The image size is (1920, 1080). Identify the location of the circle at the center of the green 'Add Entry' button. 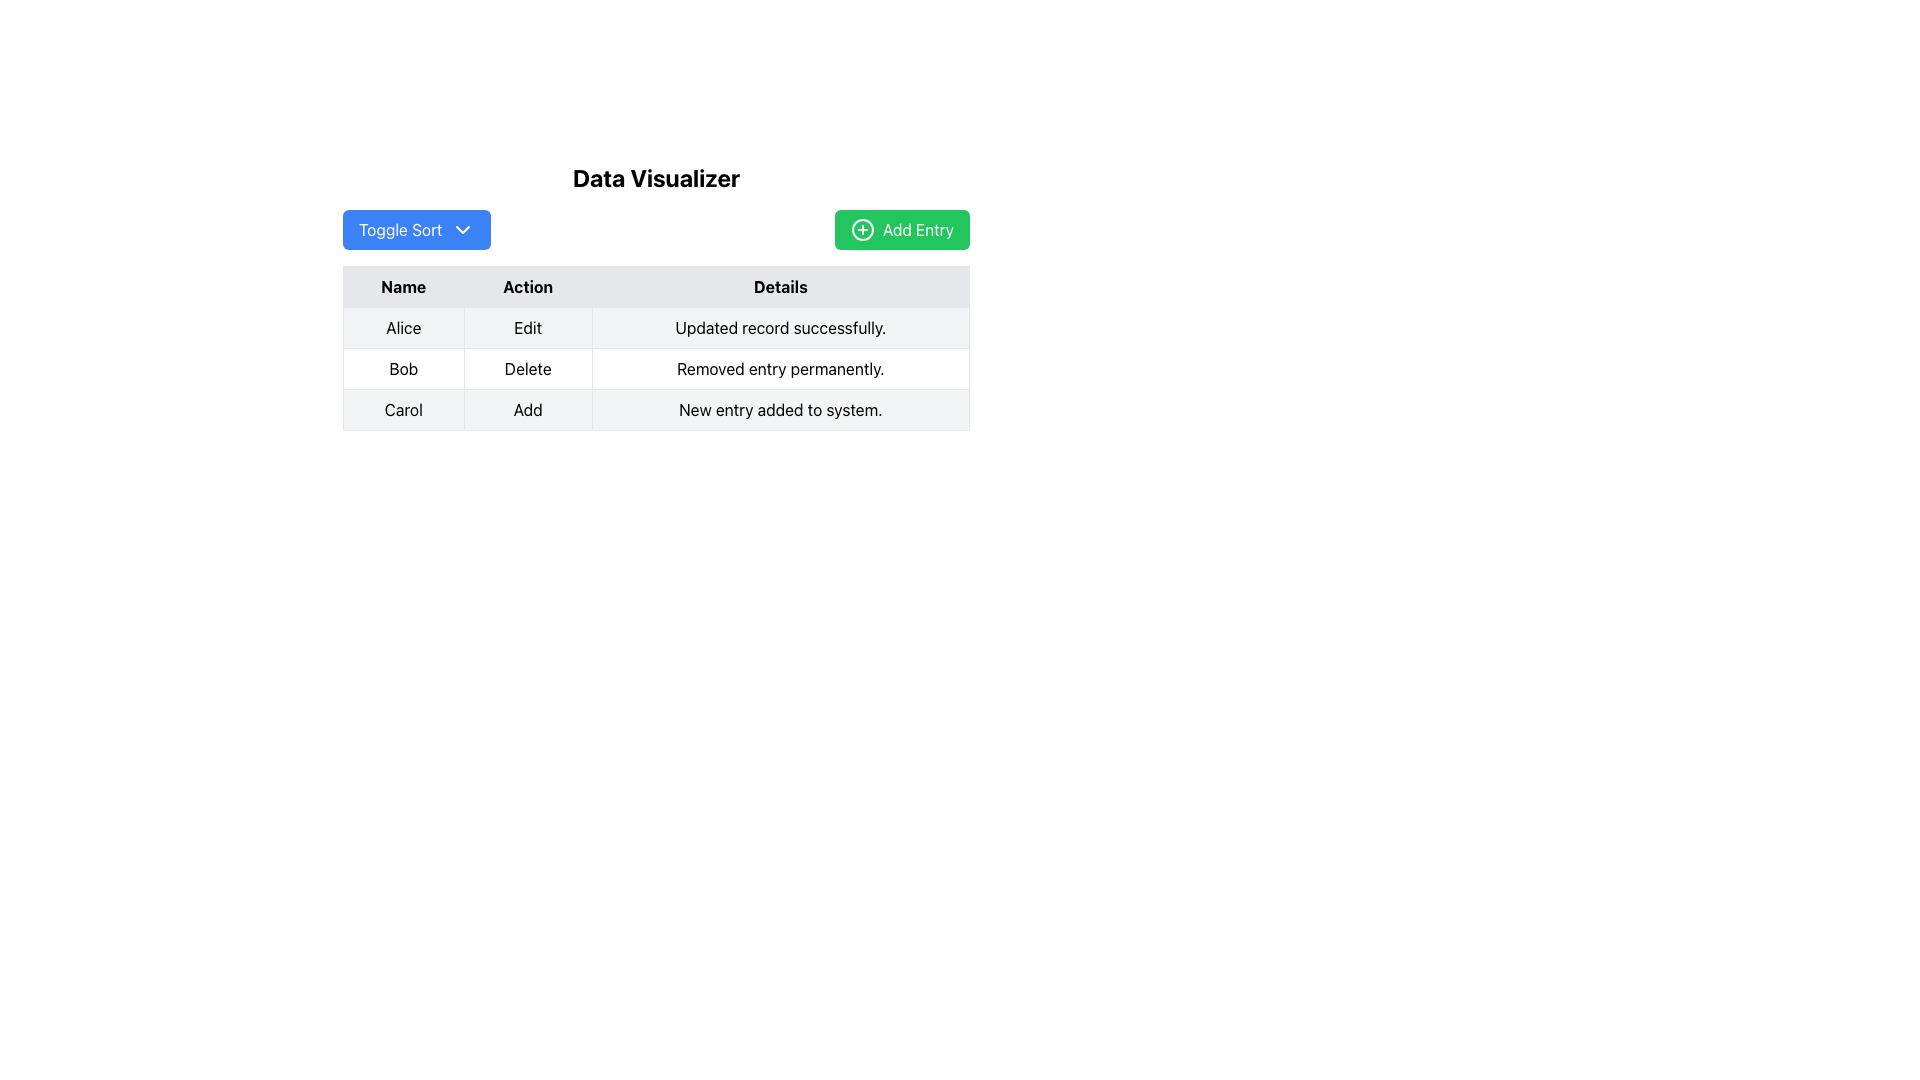
(862, 229).